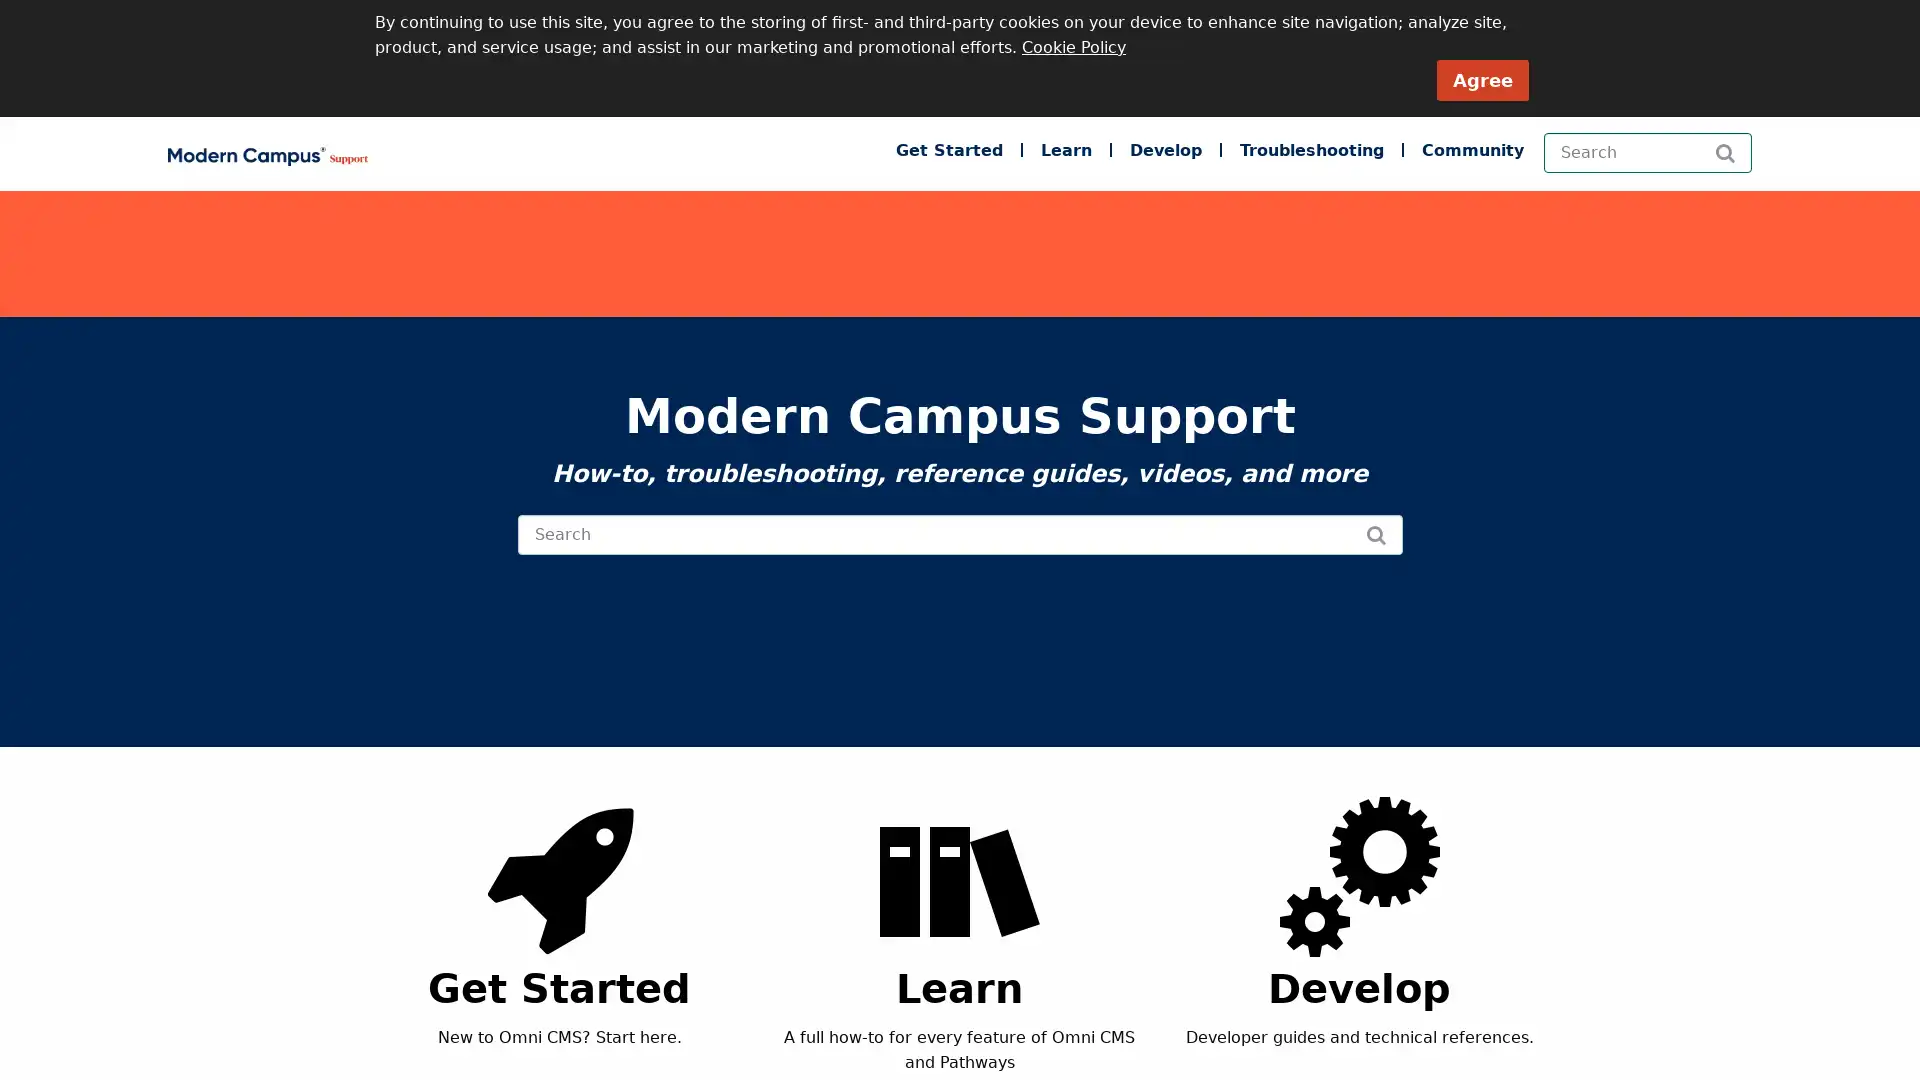  I want to click on Search, so click(1724, 150).